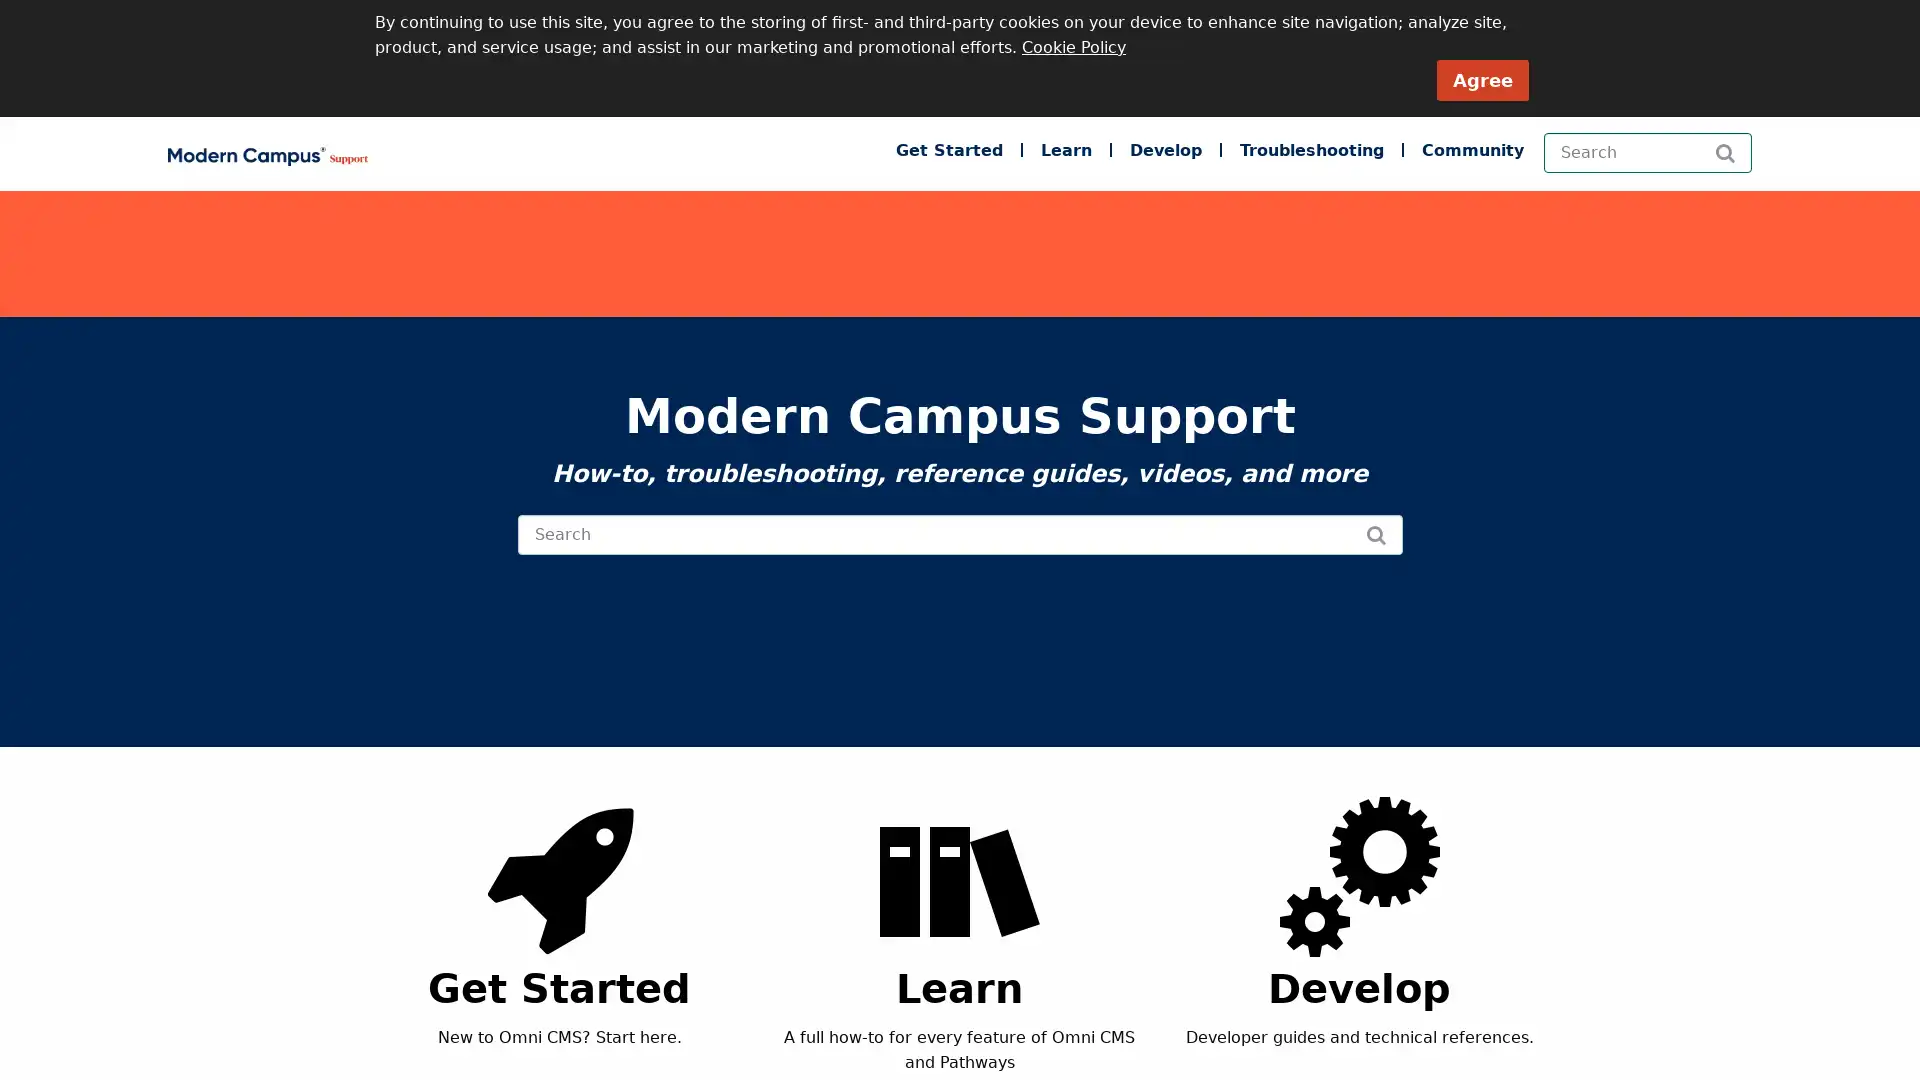  I want to click on Search, so click(1724, 150).